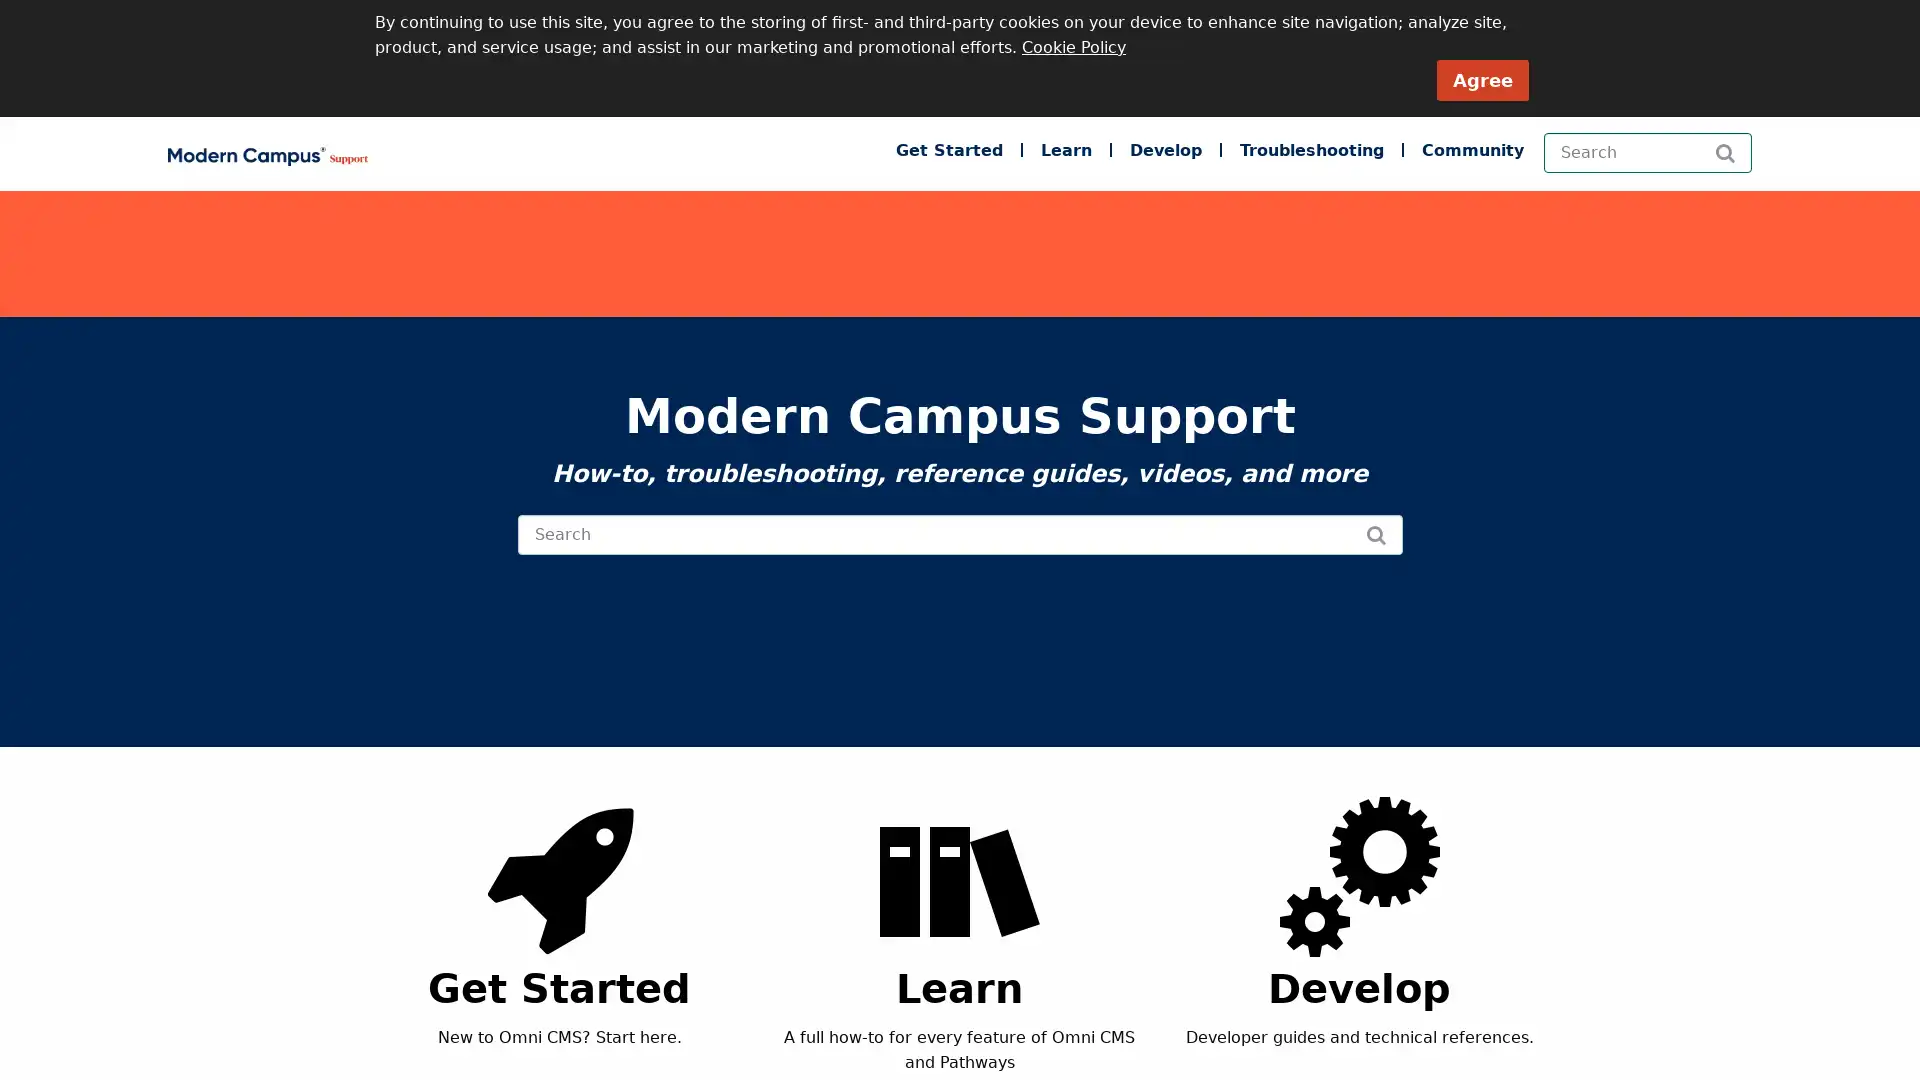  I want to click on Search, so click(1724, 150).